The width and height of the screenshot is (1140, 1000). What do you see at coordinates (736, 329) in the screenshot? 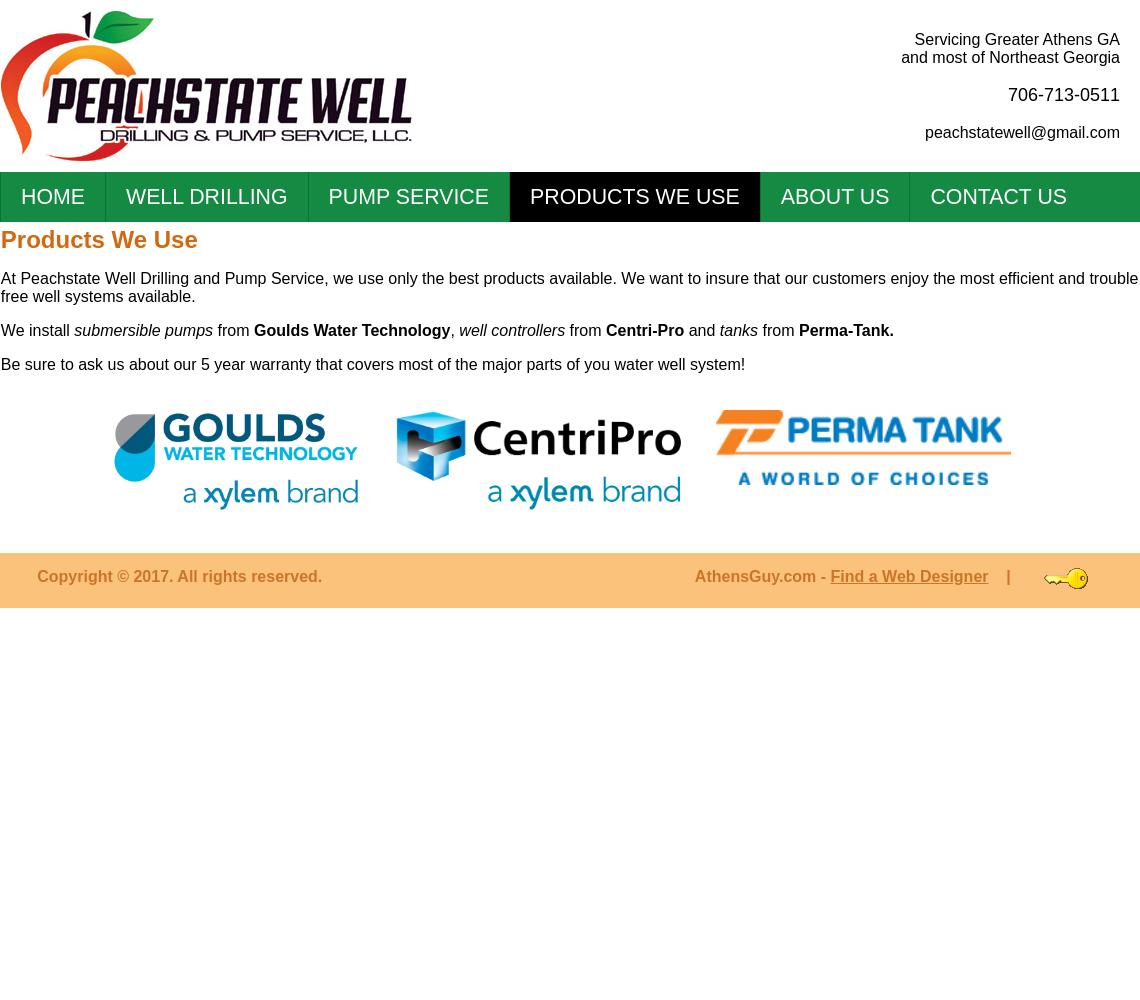
I see `'tanks'` at bounding box center [736, 329].